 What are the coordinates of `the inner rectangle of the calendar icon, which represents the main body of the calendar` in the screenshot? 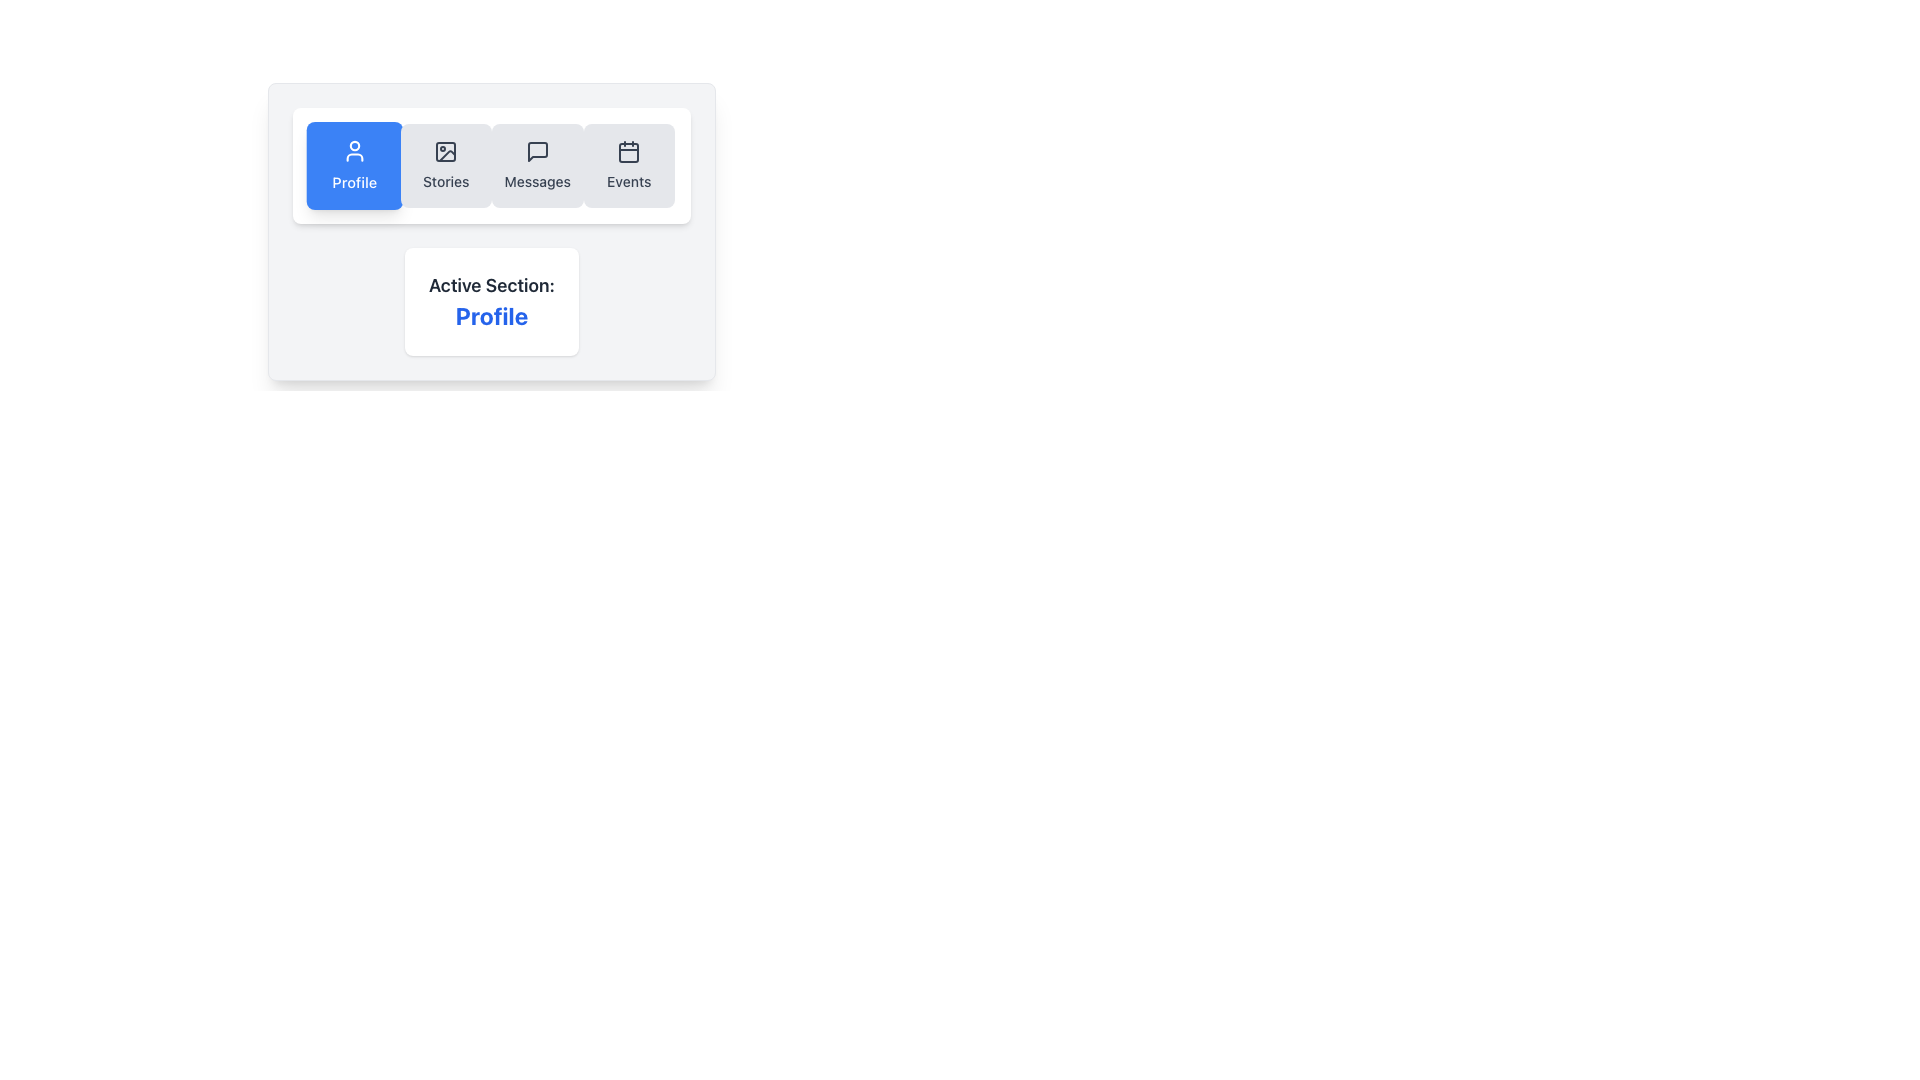 It's located at (628, 152).